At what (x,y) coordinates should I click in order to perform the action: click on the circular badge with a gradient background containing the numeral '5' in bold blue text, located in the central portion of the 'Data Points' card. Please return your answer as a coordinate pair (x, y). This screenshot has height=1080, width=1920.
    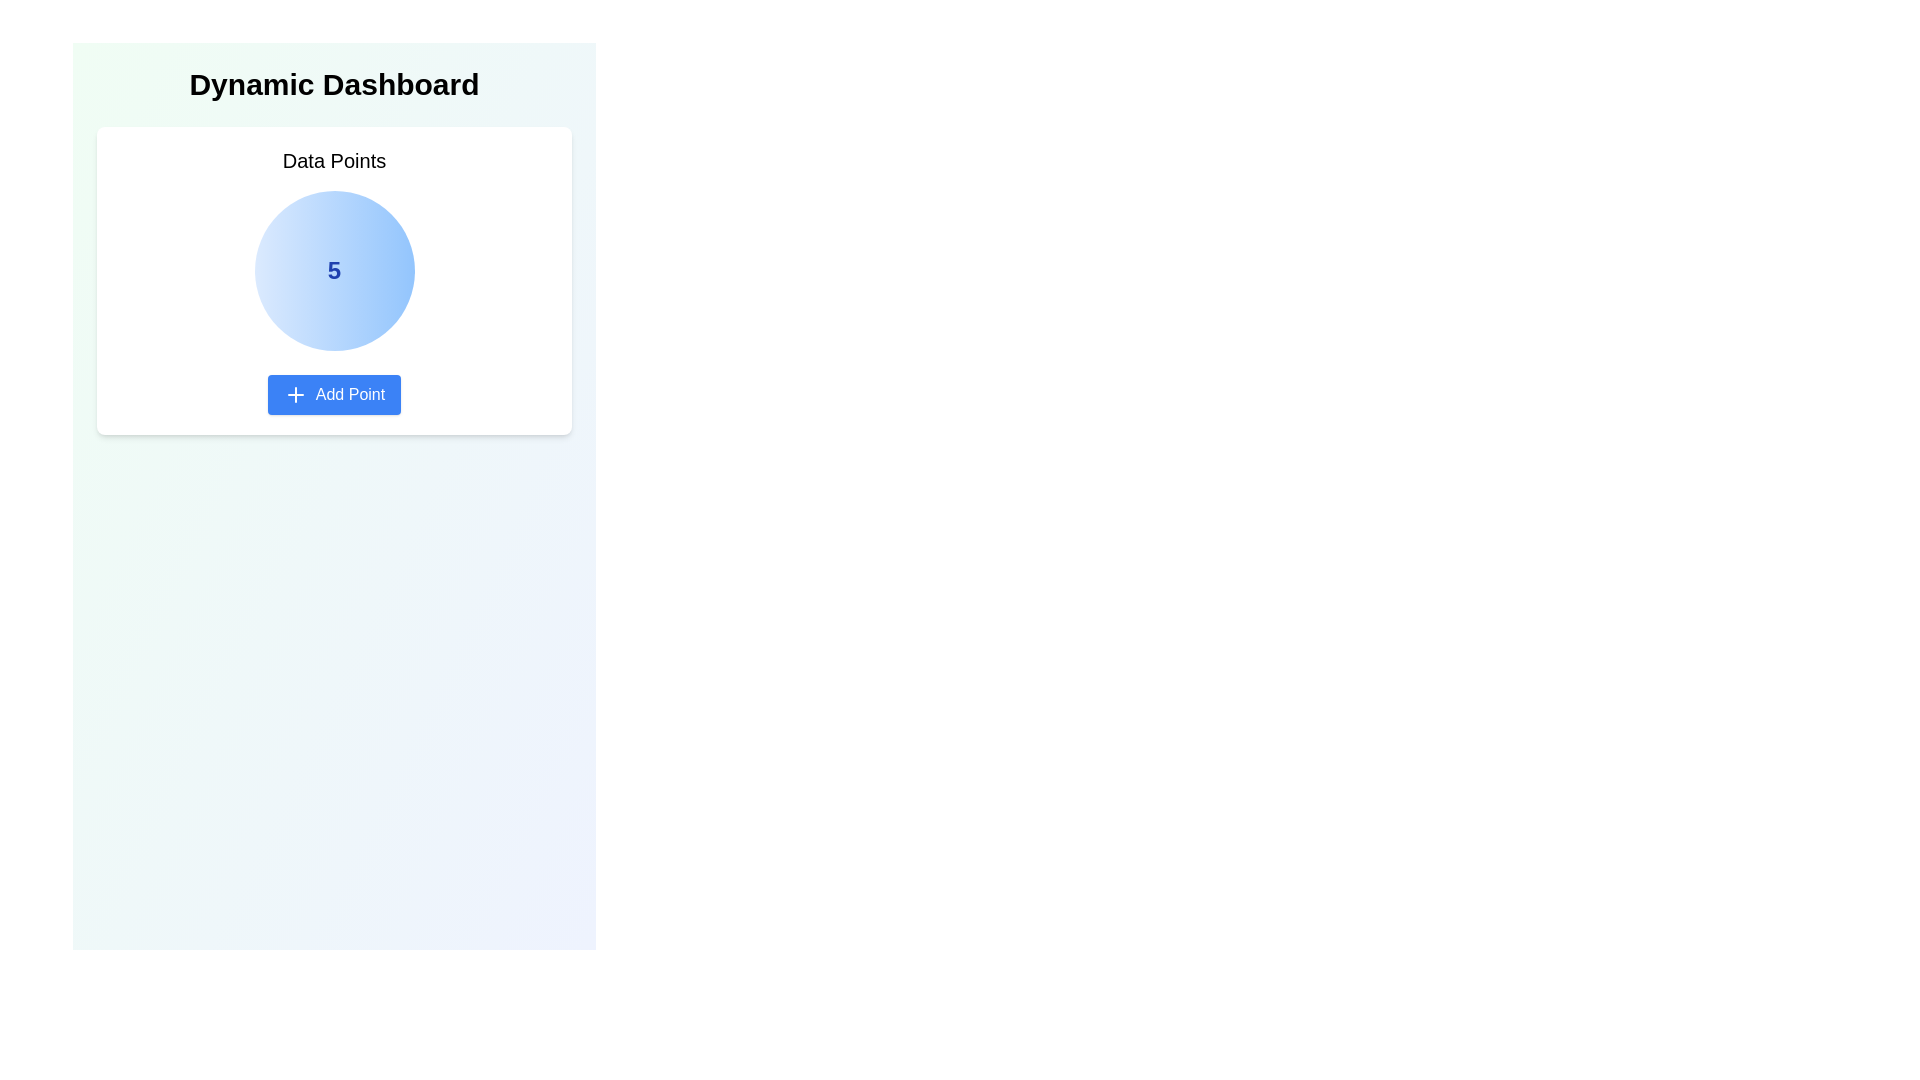
    Looking at the image, I should click on (334, 270).